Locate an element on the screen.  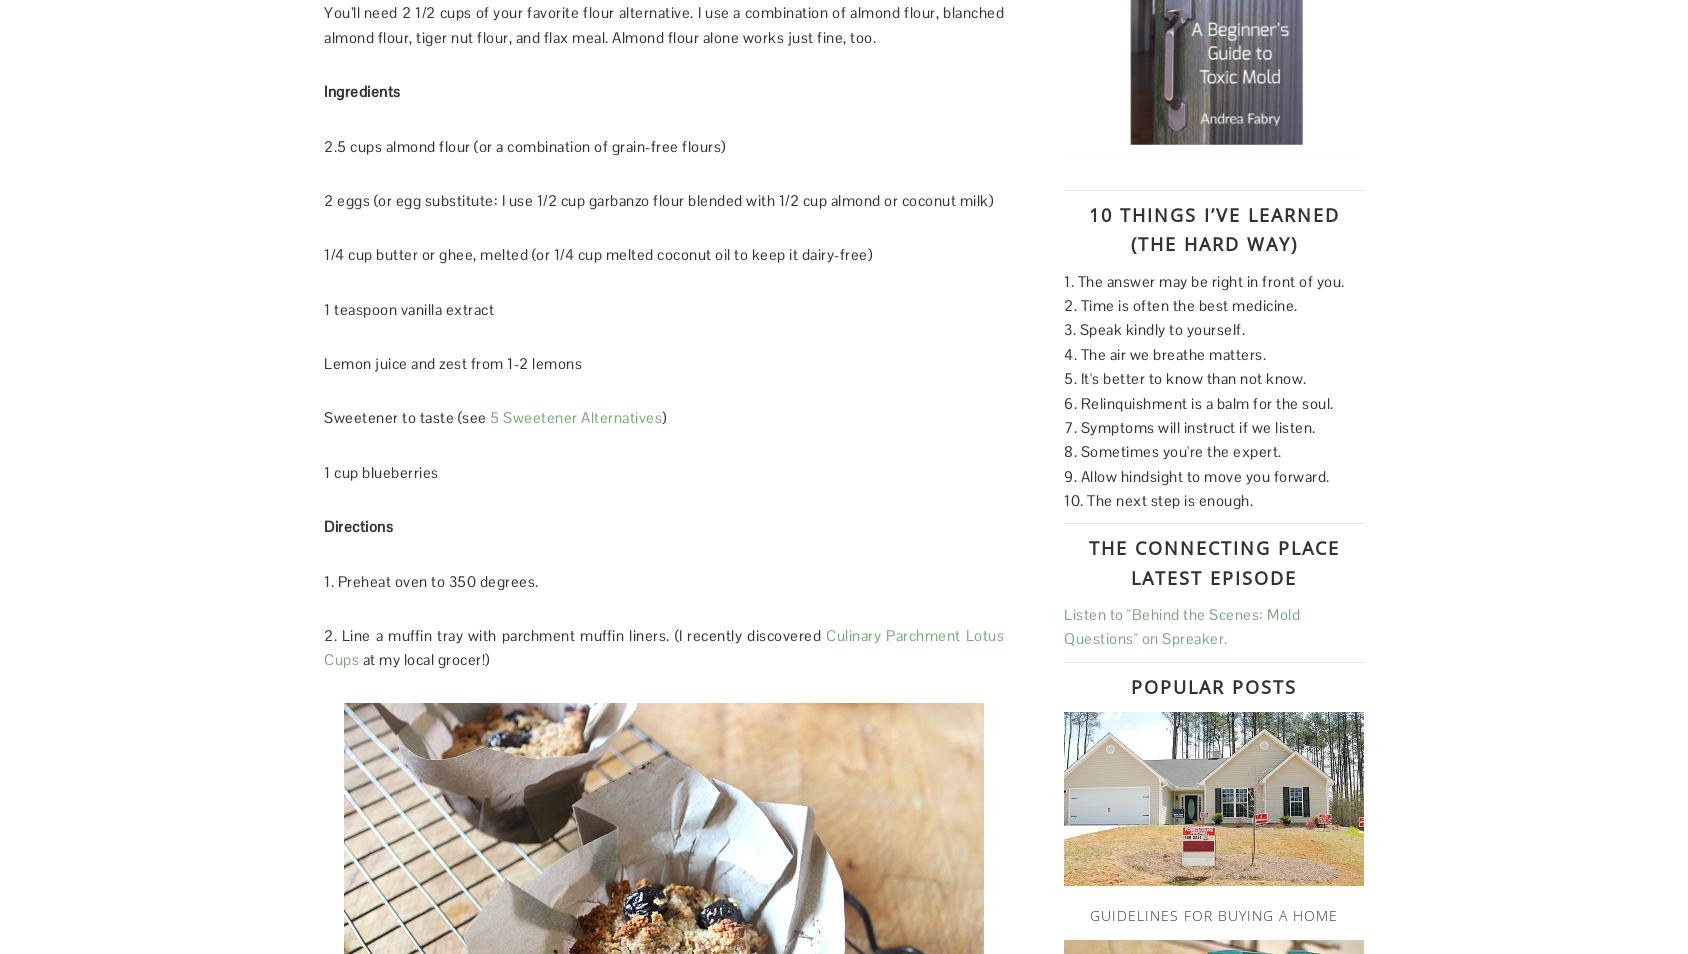
'The Connecting Place Latest Episode' is located at coordinates (1213, 561).